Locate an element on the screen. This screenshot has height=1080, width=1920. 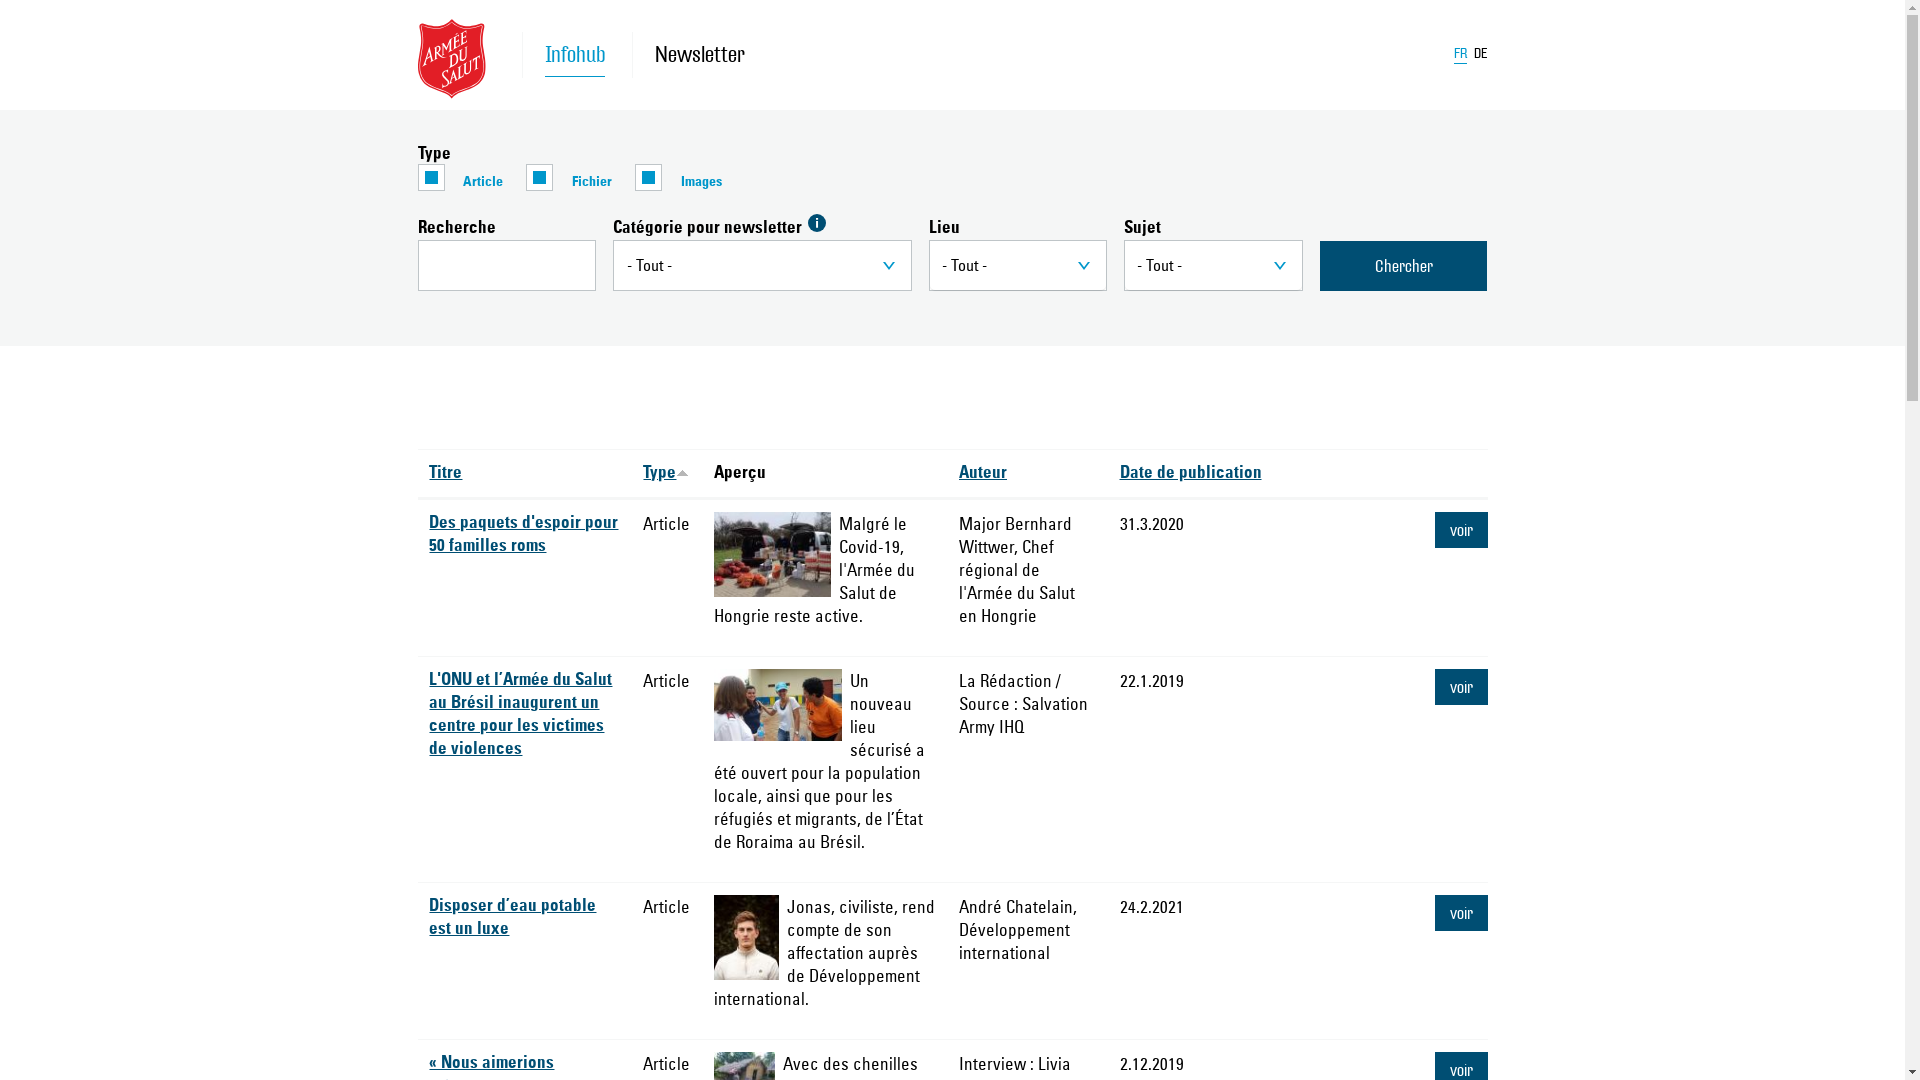
'Titre' is located at coordinates (444, 473).